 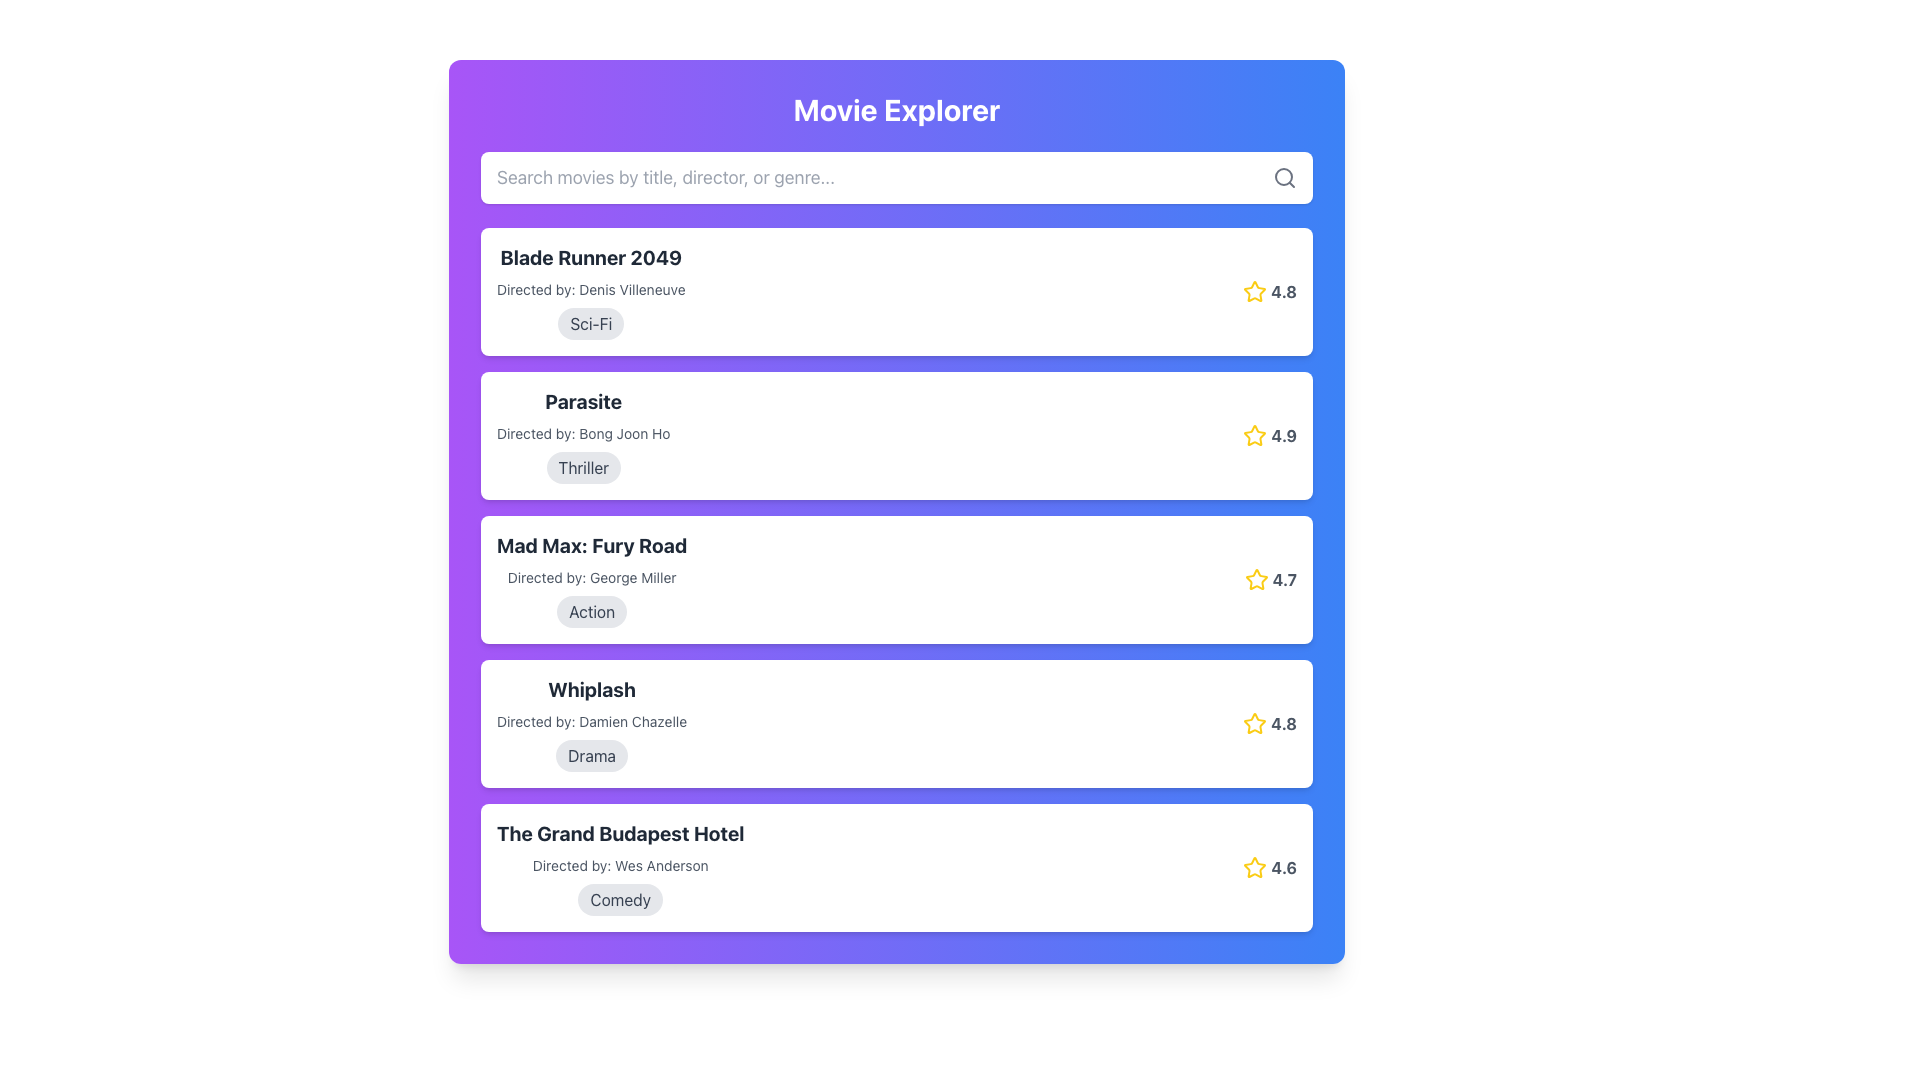 What do you see at coordinates (1254, 434) in the screenshot?
I see `the star icon located to the right of the second movie entry in the list, which is styled in yellow and indicates a rating of '4.9'` at bounding box center [1254, 434].